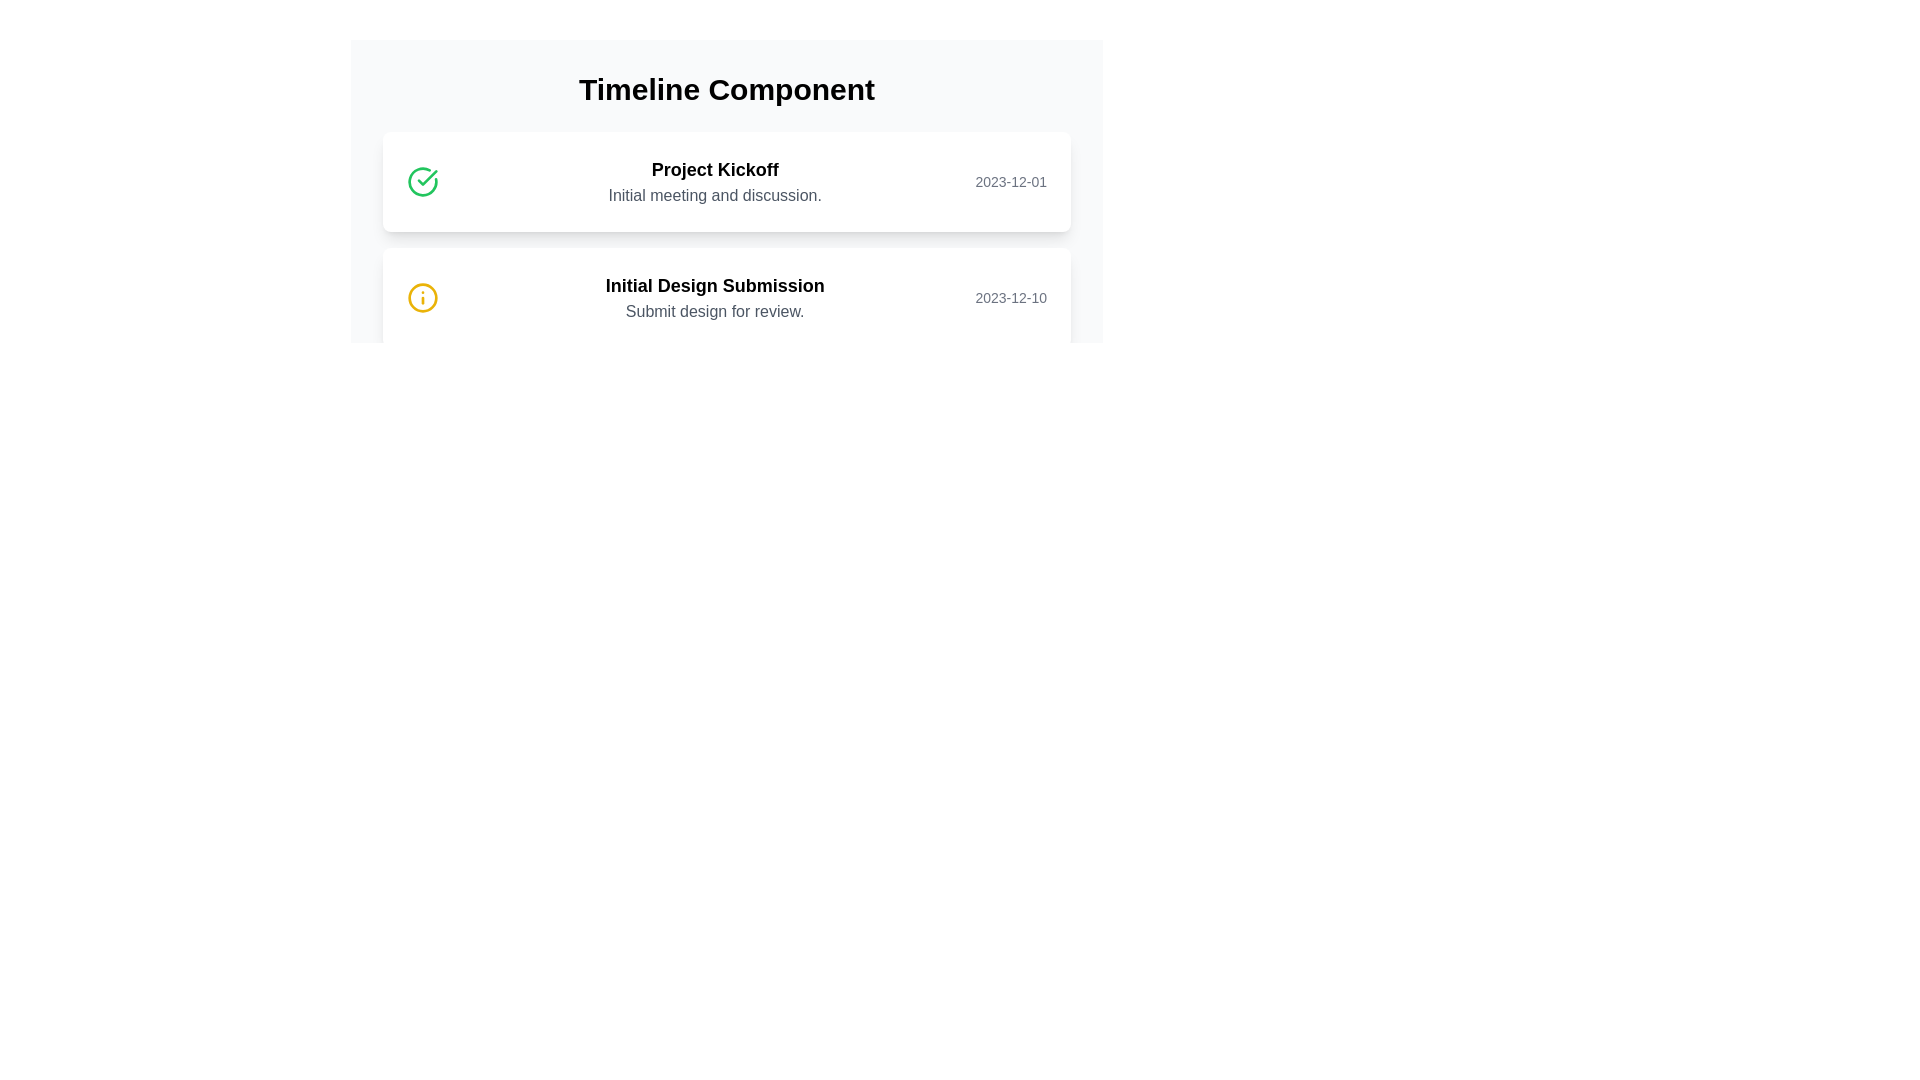 This screenshot has height=1080, width=1920. I want to click on text displayed in the date label located at the far right of the 'Project Kickoff' card, which follows the description text 'Initial meeting and discussion.', so click(1011, 181).